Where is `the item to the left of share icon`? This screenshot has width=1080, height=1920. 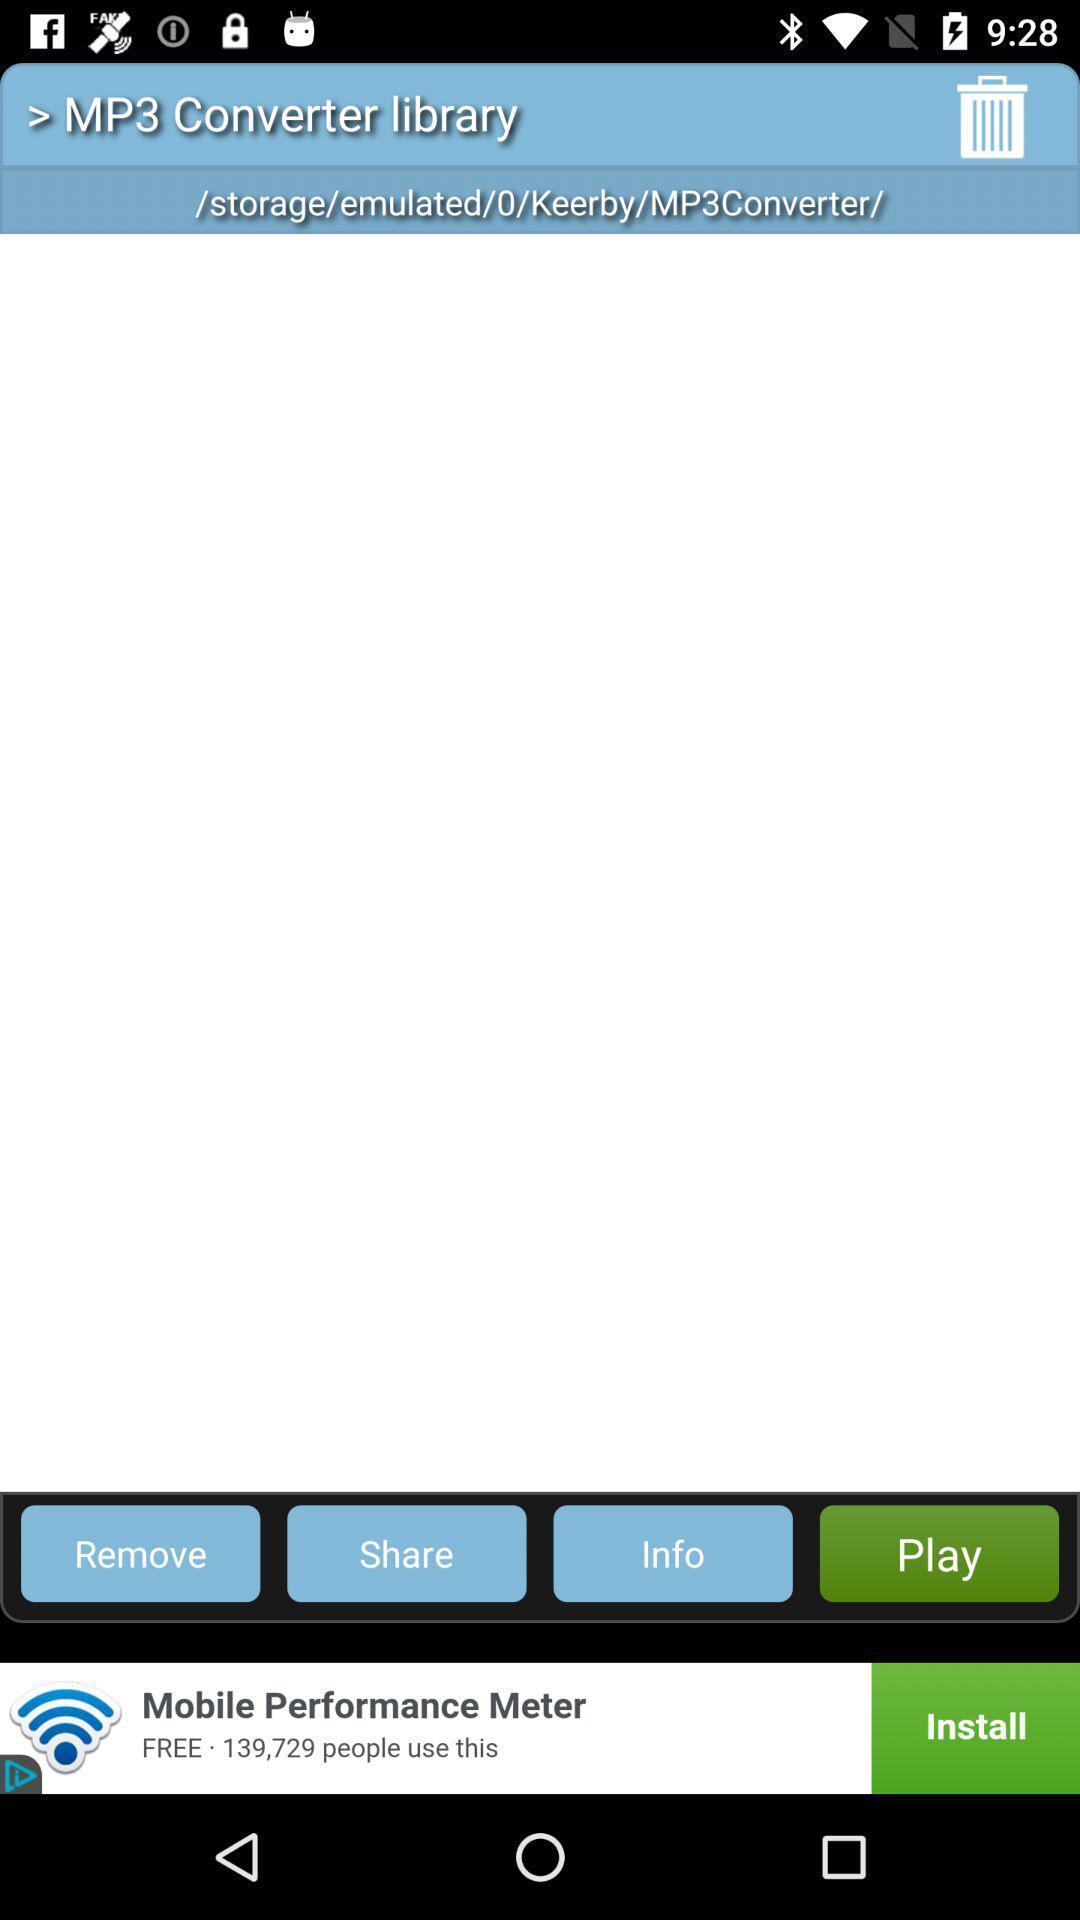 the item to the left of share icon is located at coordinates (139, 1552).